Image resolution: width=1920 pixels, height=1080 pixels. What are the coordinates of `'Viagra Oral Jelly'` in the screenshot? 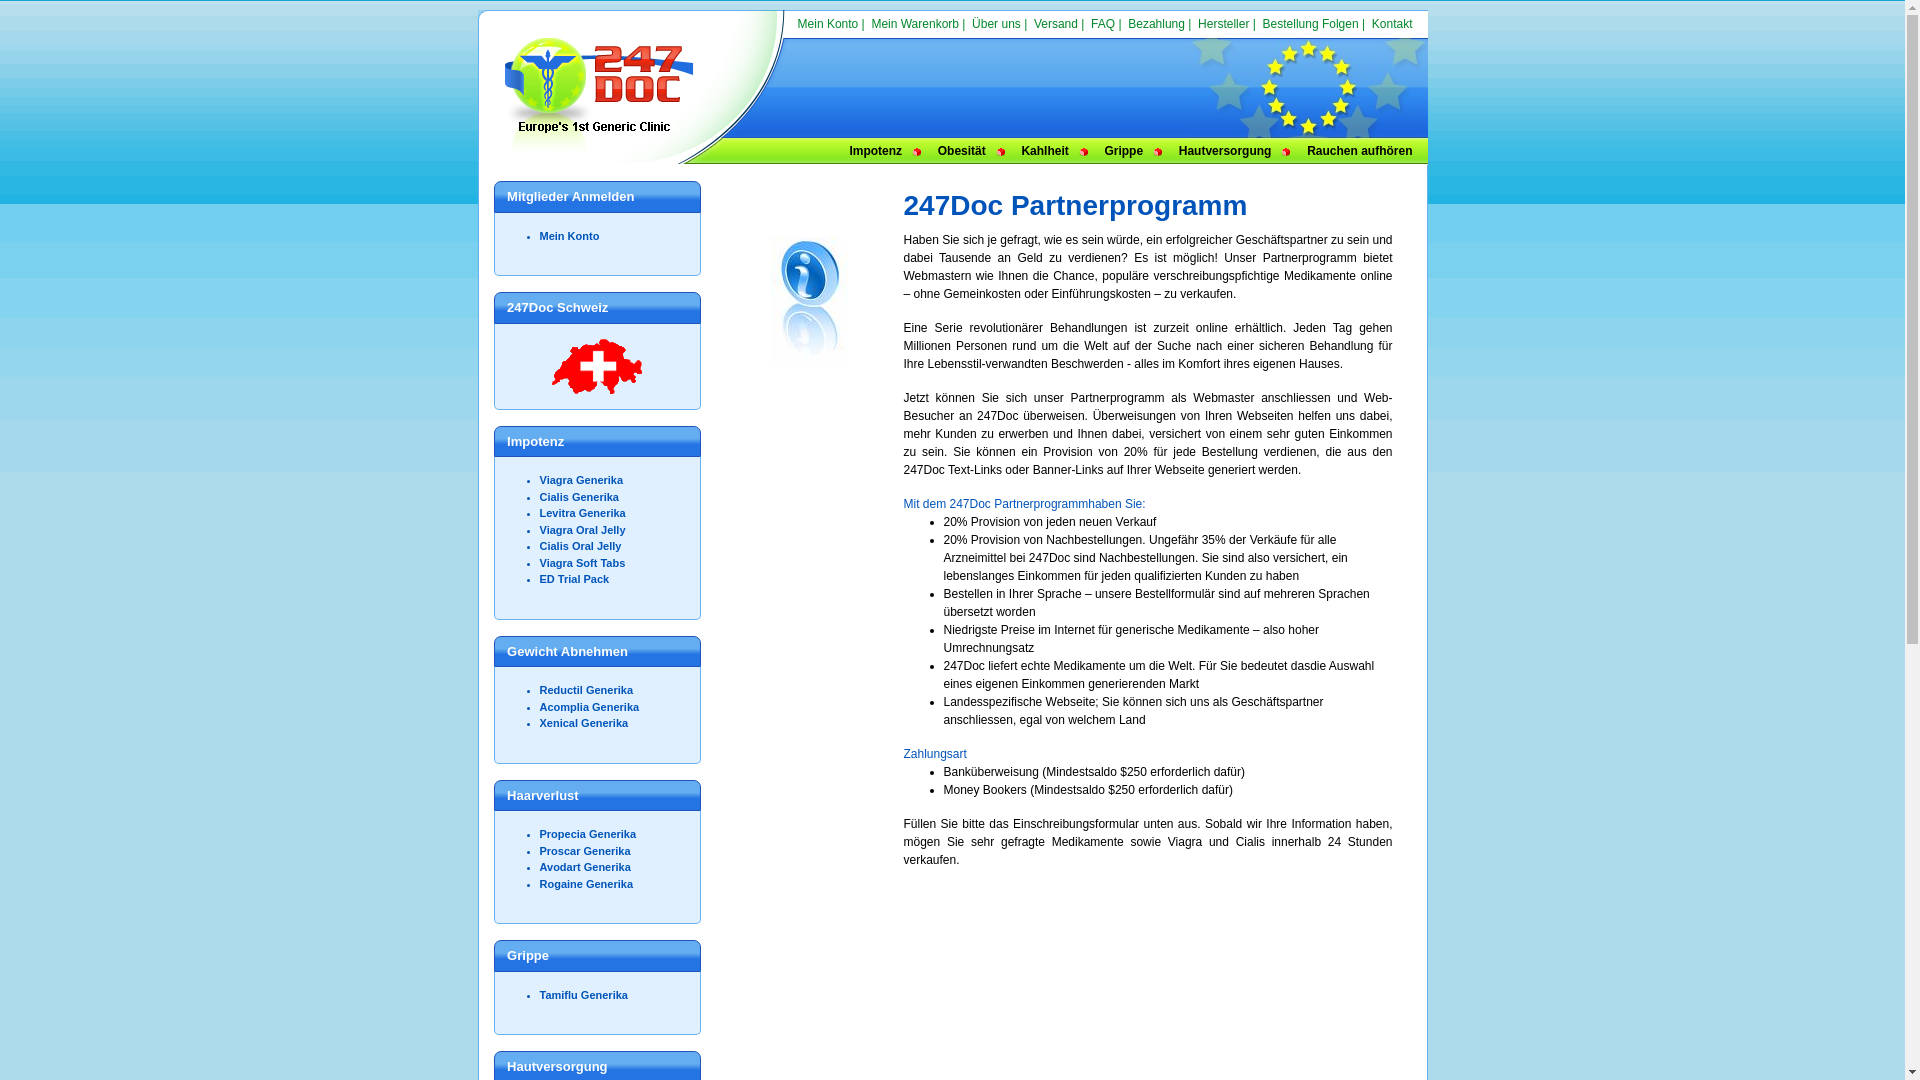 It's located at (581, 528).